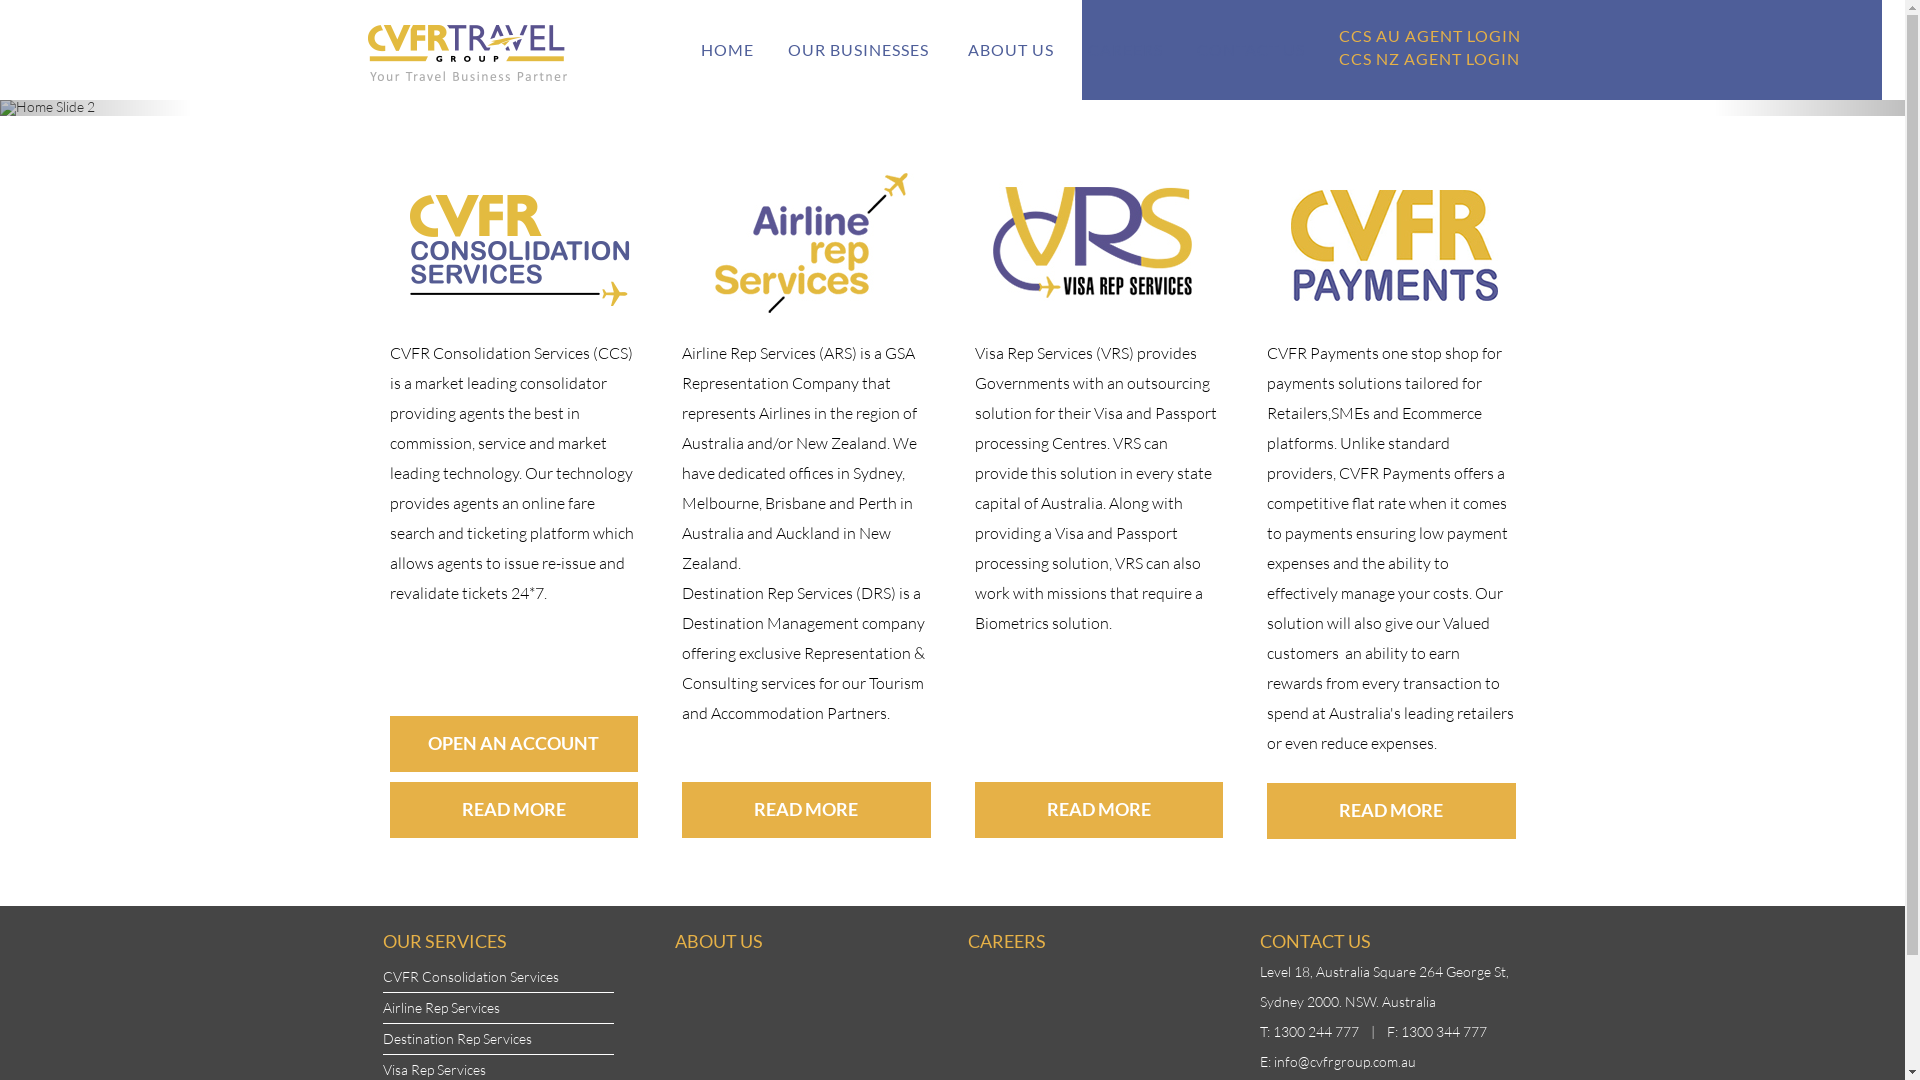 Image resolution: width=1920 pixels, height=1080 pixels. What do you see at coordinates (1428, 57) in the screenshot?
I see `'CCS NZ AGENT LOGIN'` at bounding box center [1428, 57].